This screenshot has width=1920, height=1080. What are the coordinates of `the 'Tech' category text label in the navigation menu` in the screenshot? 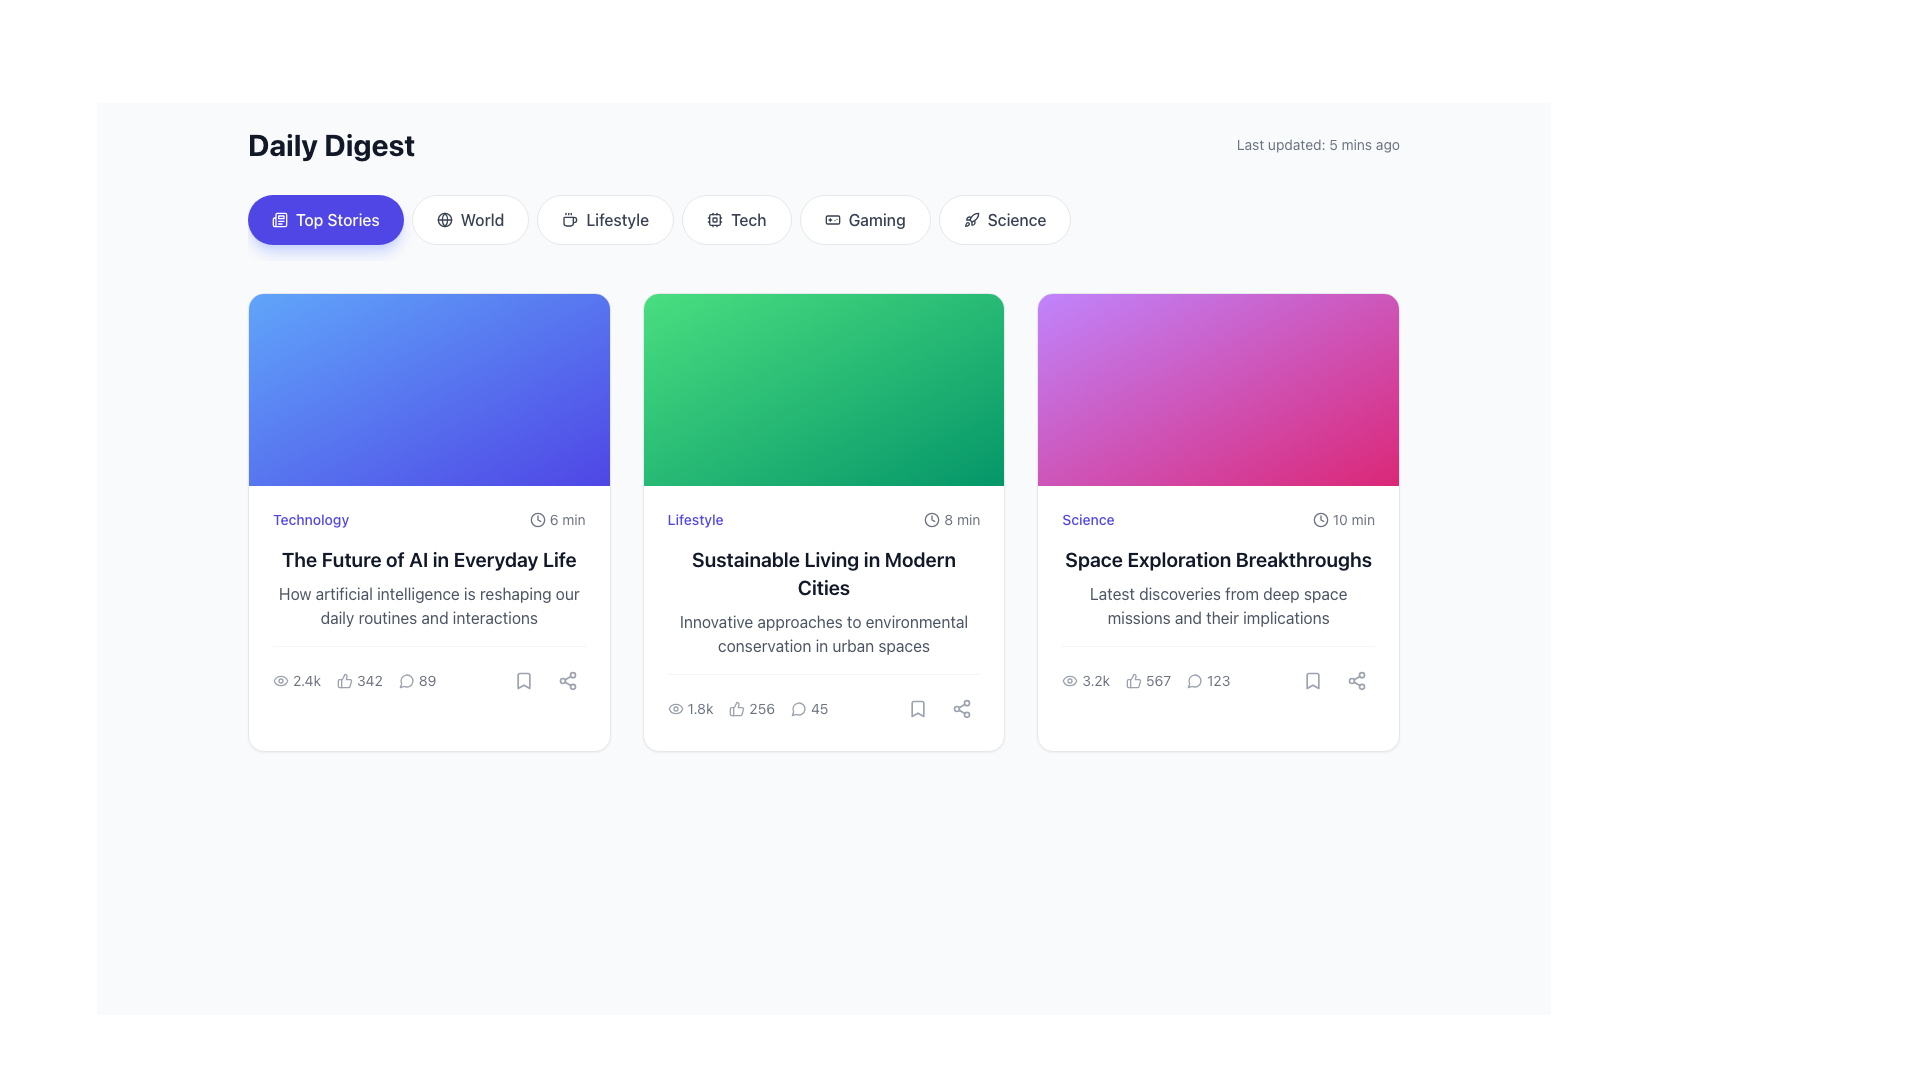 It's located at (747, 219).